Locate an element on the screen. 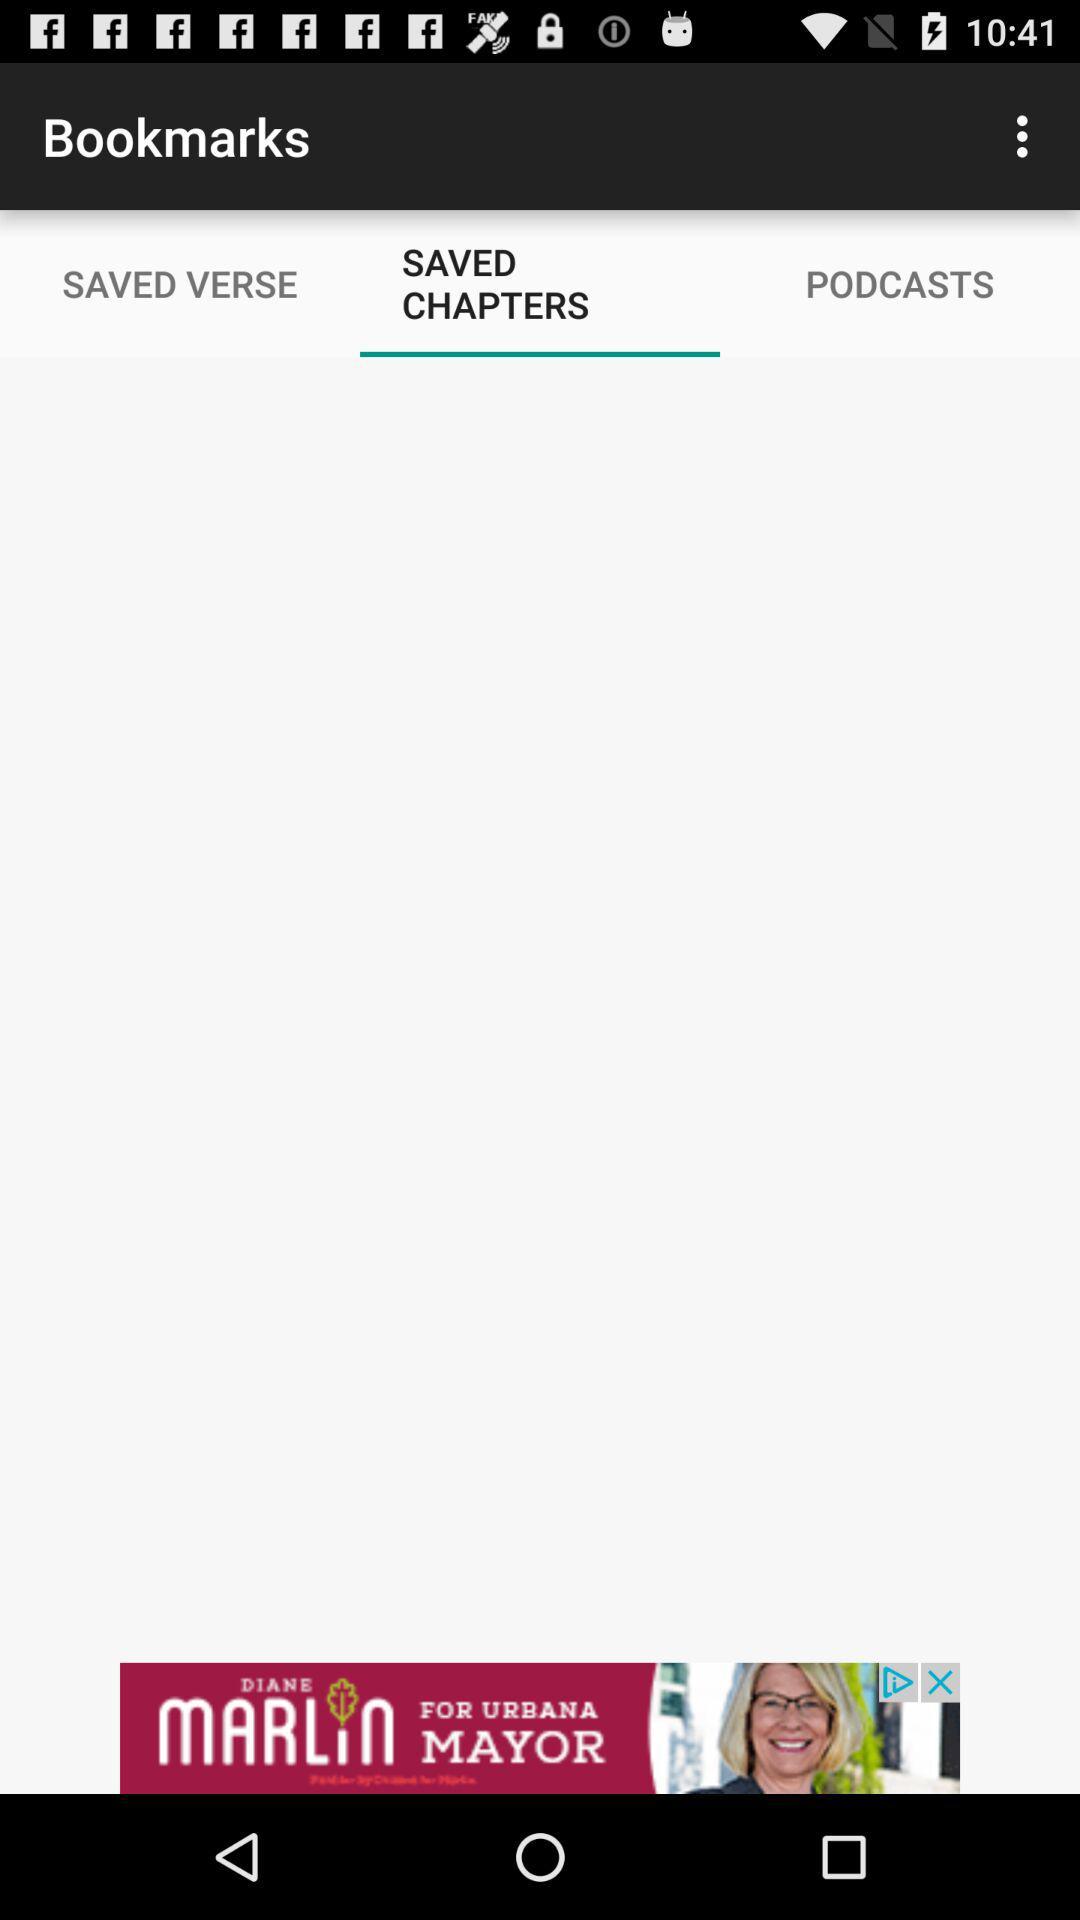 This screenshot has width=1080, height=1920. the adversitement is located at coordinates (540, 1727).